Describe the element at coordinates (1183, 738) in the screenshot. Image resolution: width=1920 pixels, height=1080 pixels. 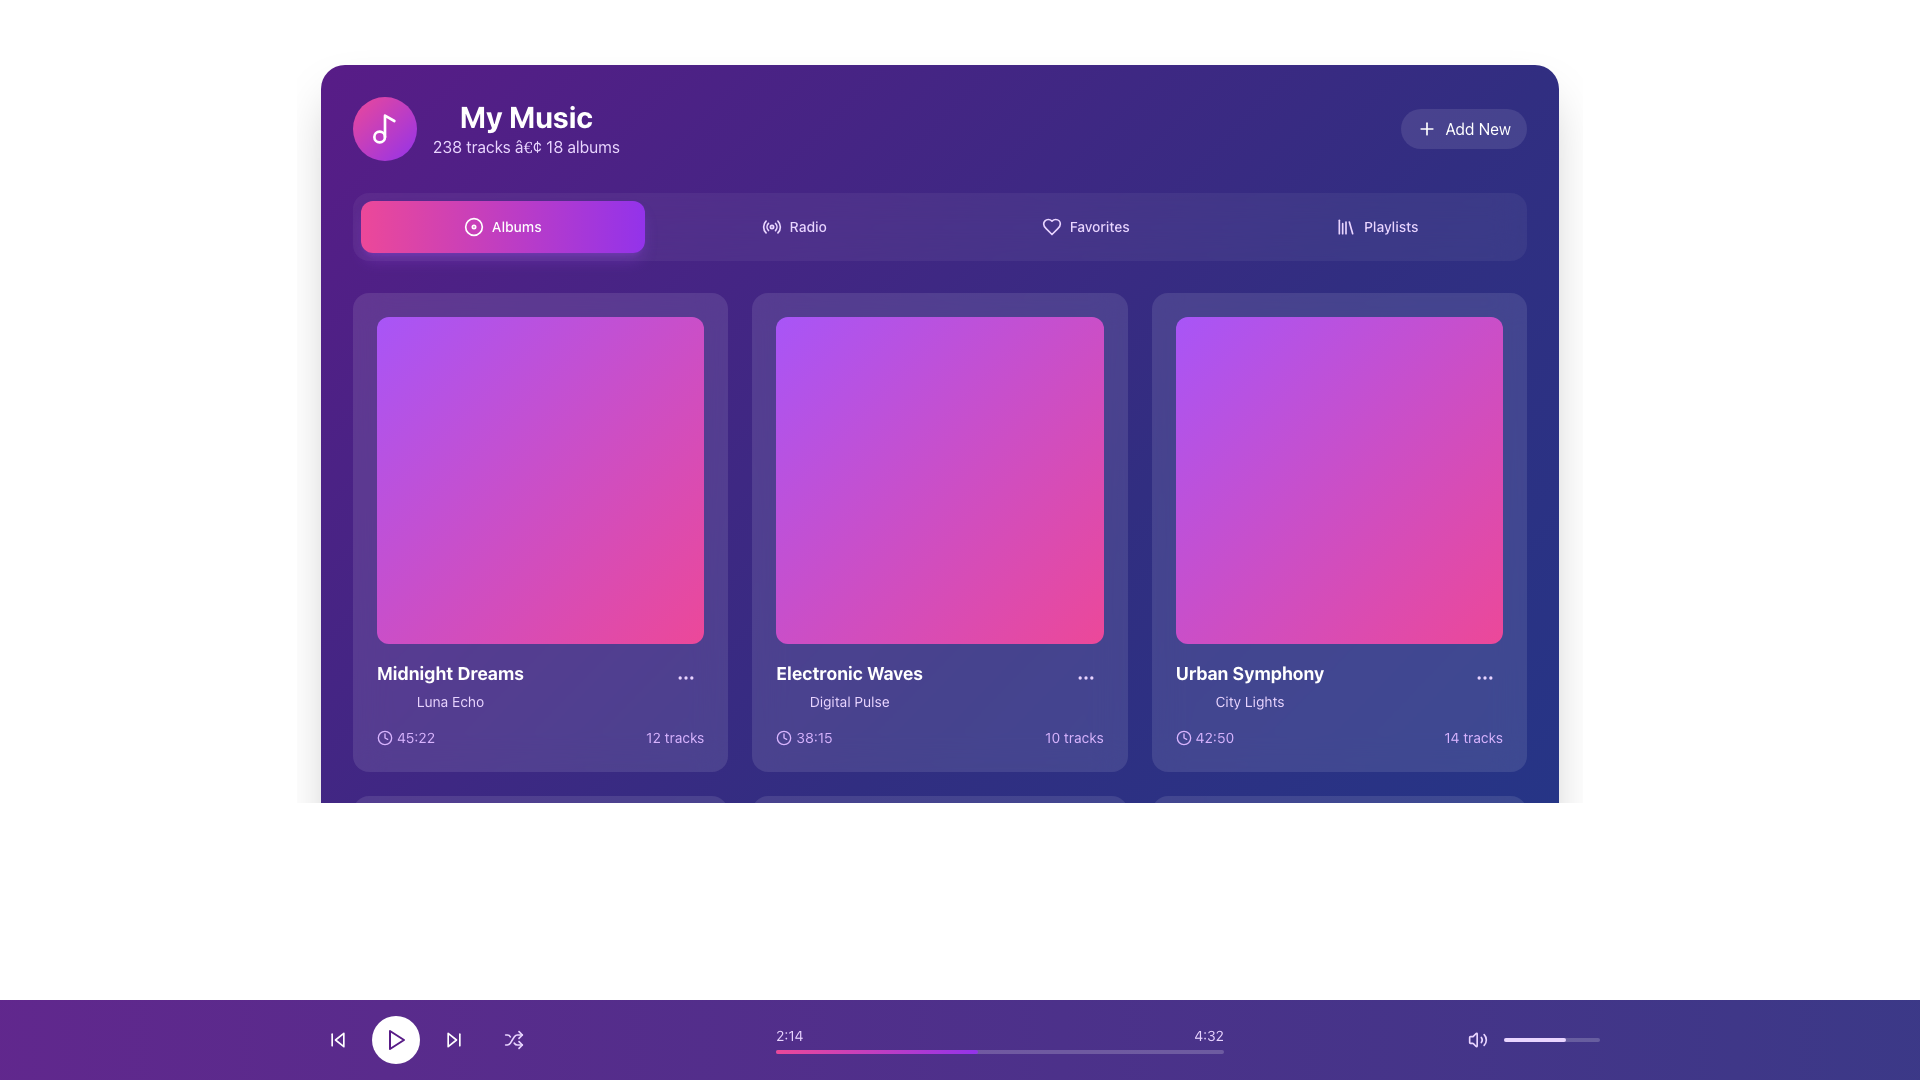
I see `the clock icon located to the left of the time duration '42:50' in the 'Urban Symphony' card` at that location.